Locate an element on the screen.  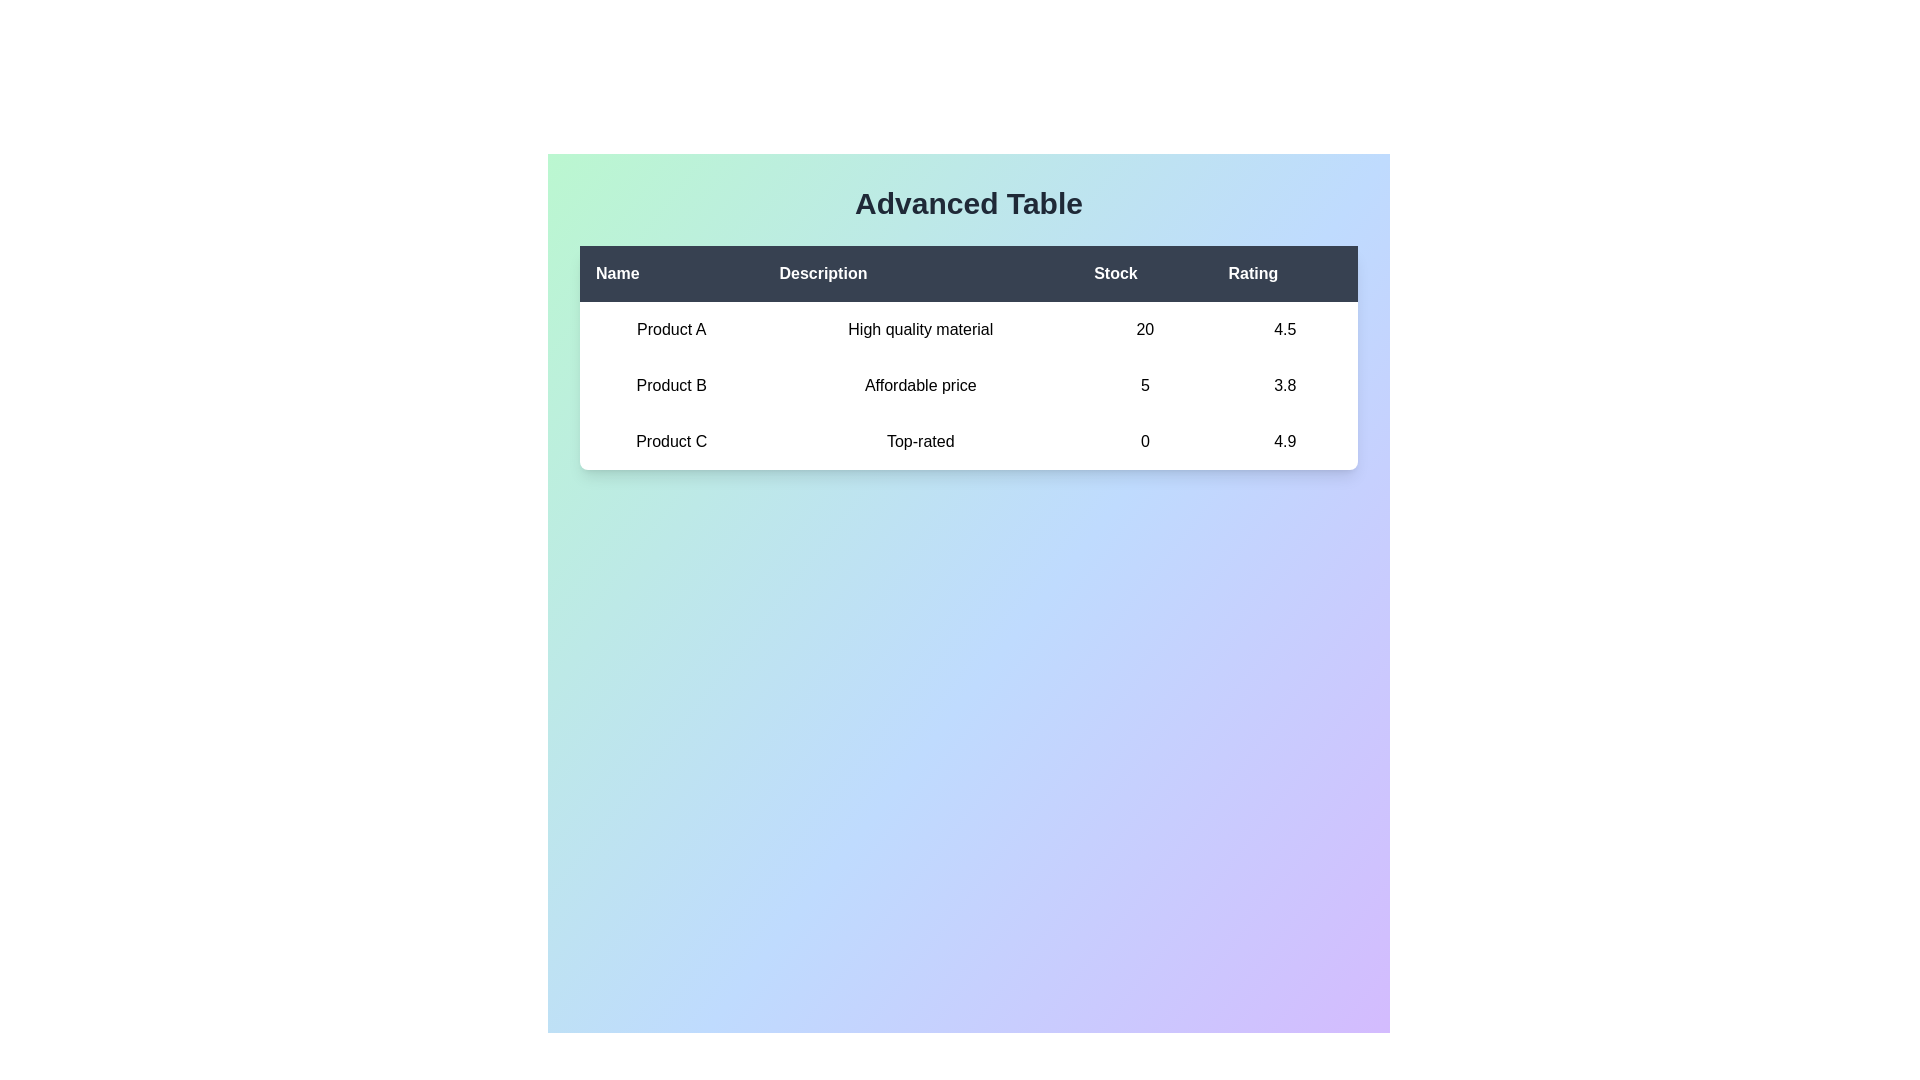
the Text Display element that shows the rating '3.8' for 'Product B' in the fourth column of the second row is located at coordinates (1285, 385).